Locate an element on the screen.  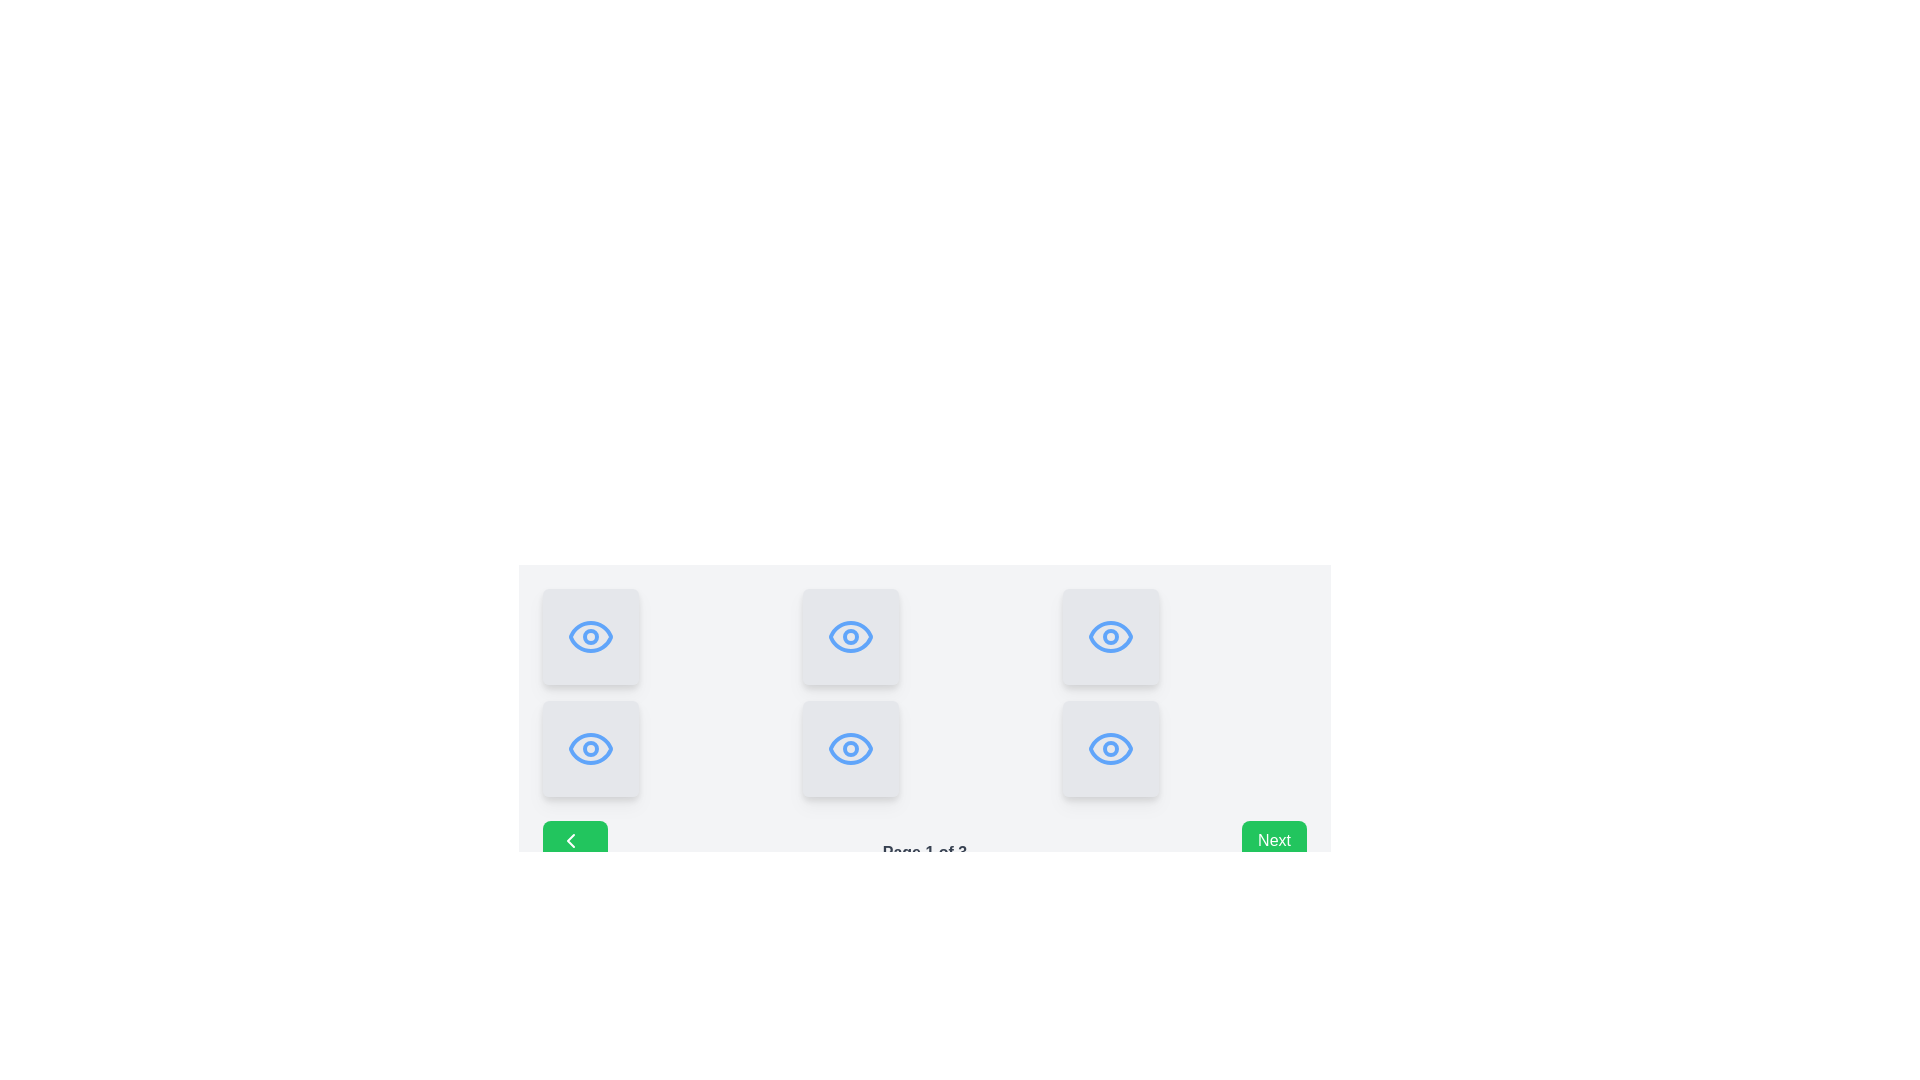
the non-interactive eye icon located in the middle column of the second row in a grid of eye icons is located at coordinates (850, 748).